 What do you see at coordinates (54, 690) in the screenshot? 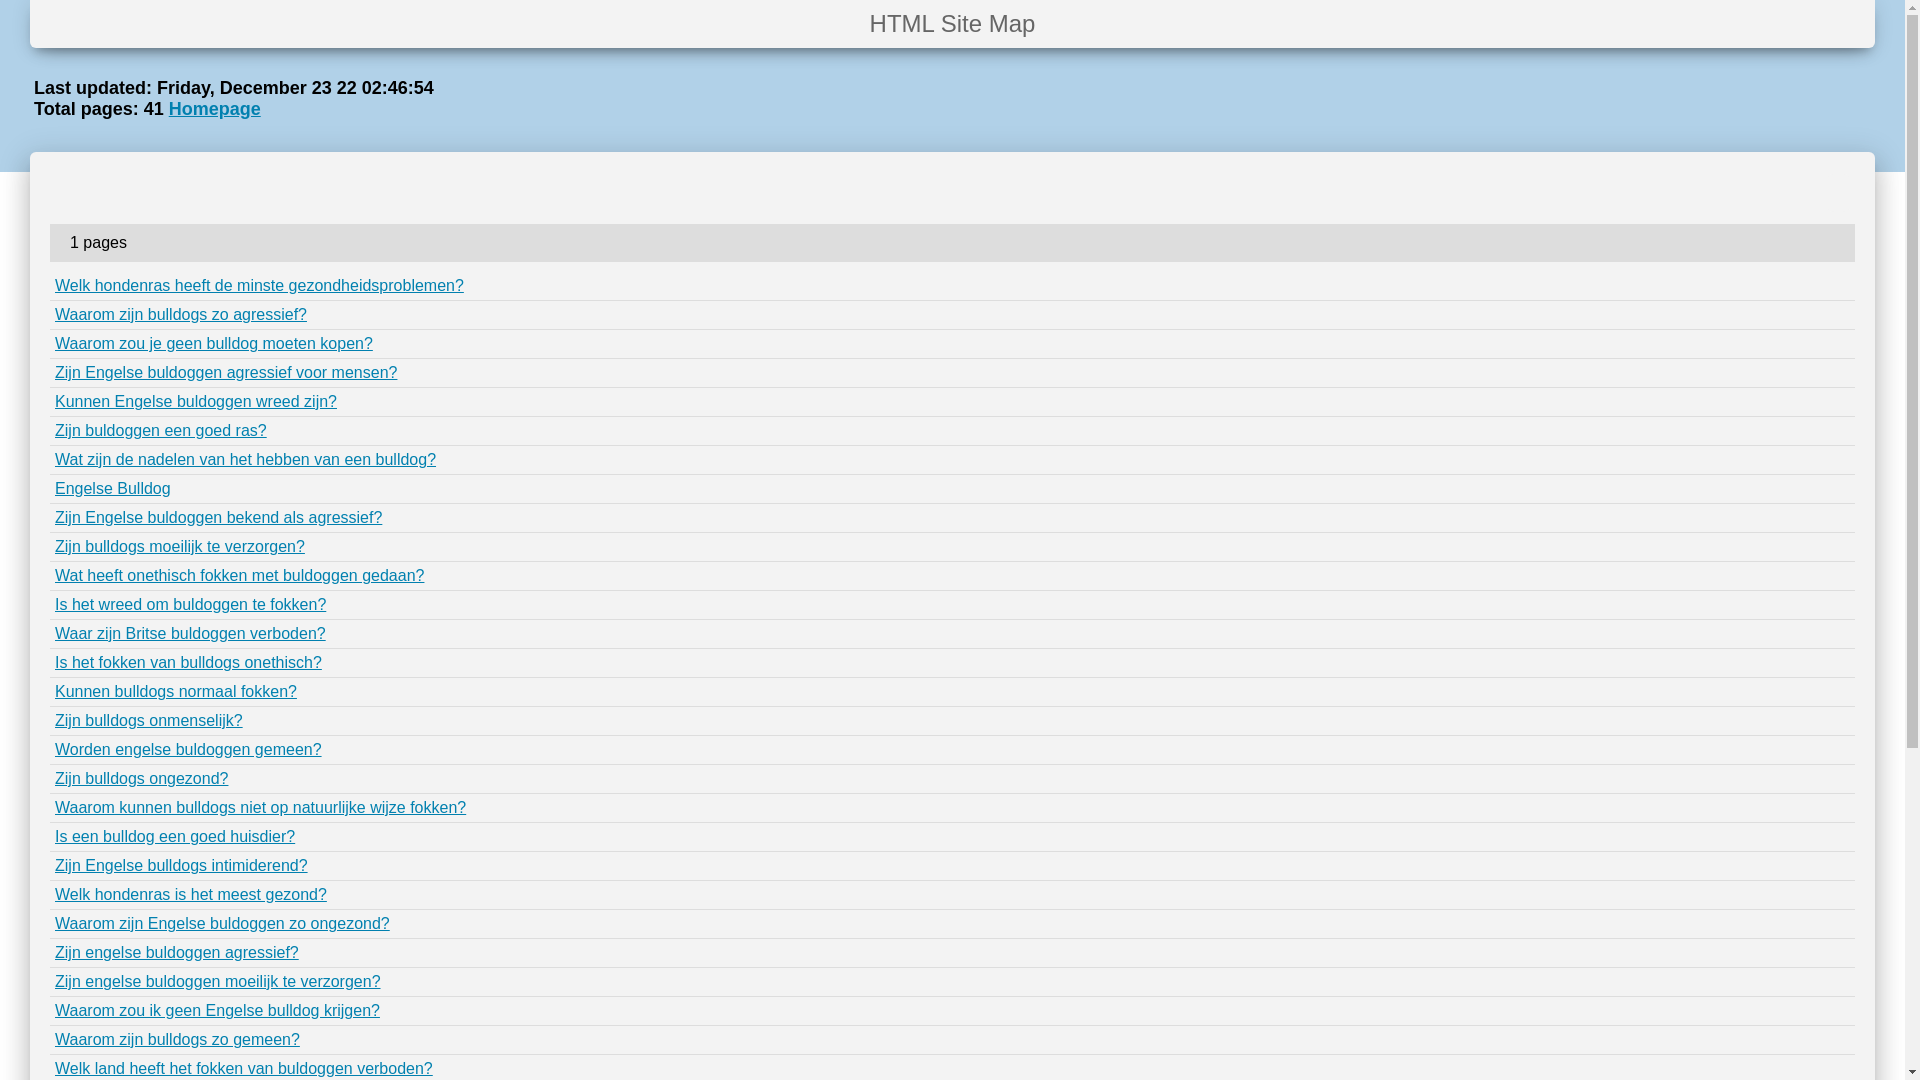
I see `'Kunnen bulldogs normaal fokken?'` at bounding box center [54, 690].